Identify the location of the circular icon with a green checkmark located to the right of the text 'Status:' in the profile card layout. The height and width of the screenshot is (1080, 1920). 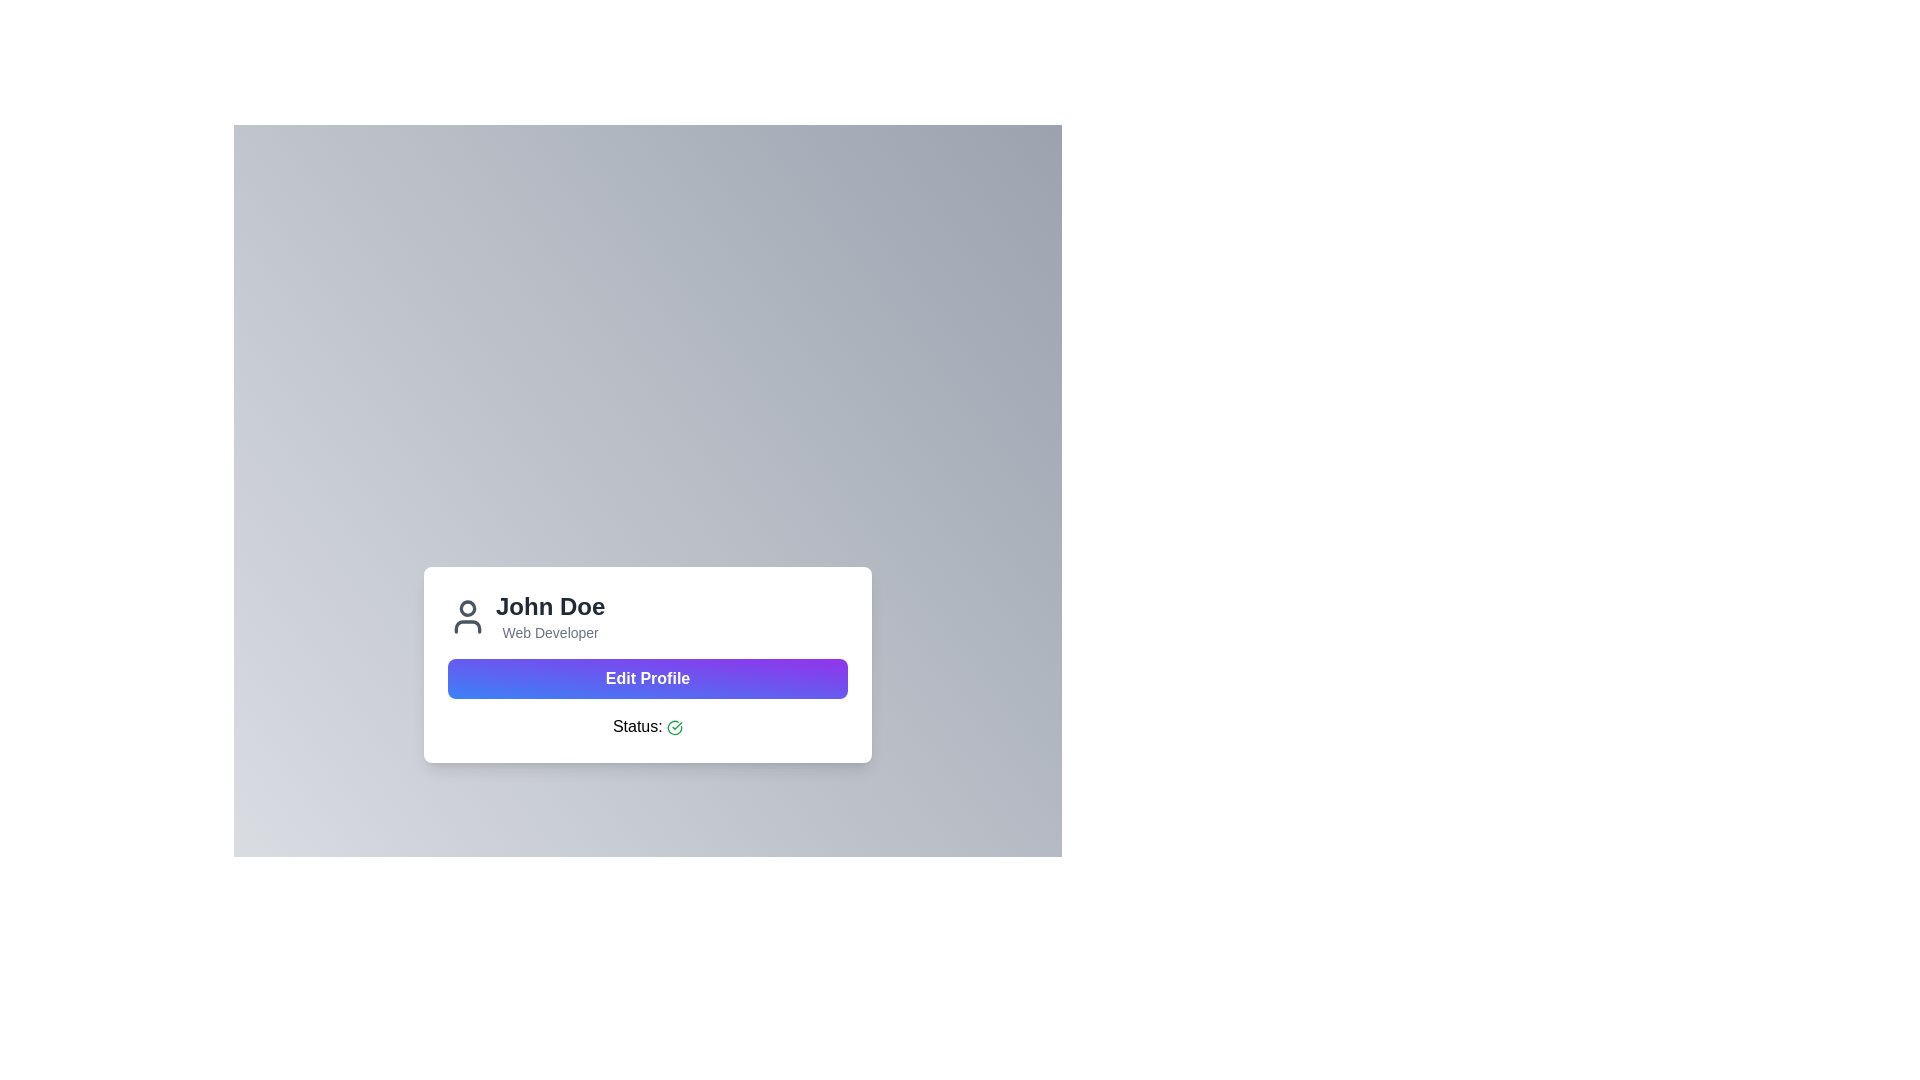
(675, 727).